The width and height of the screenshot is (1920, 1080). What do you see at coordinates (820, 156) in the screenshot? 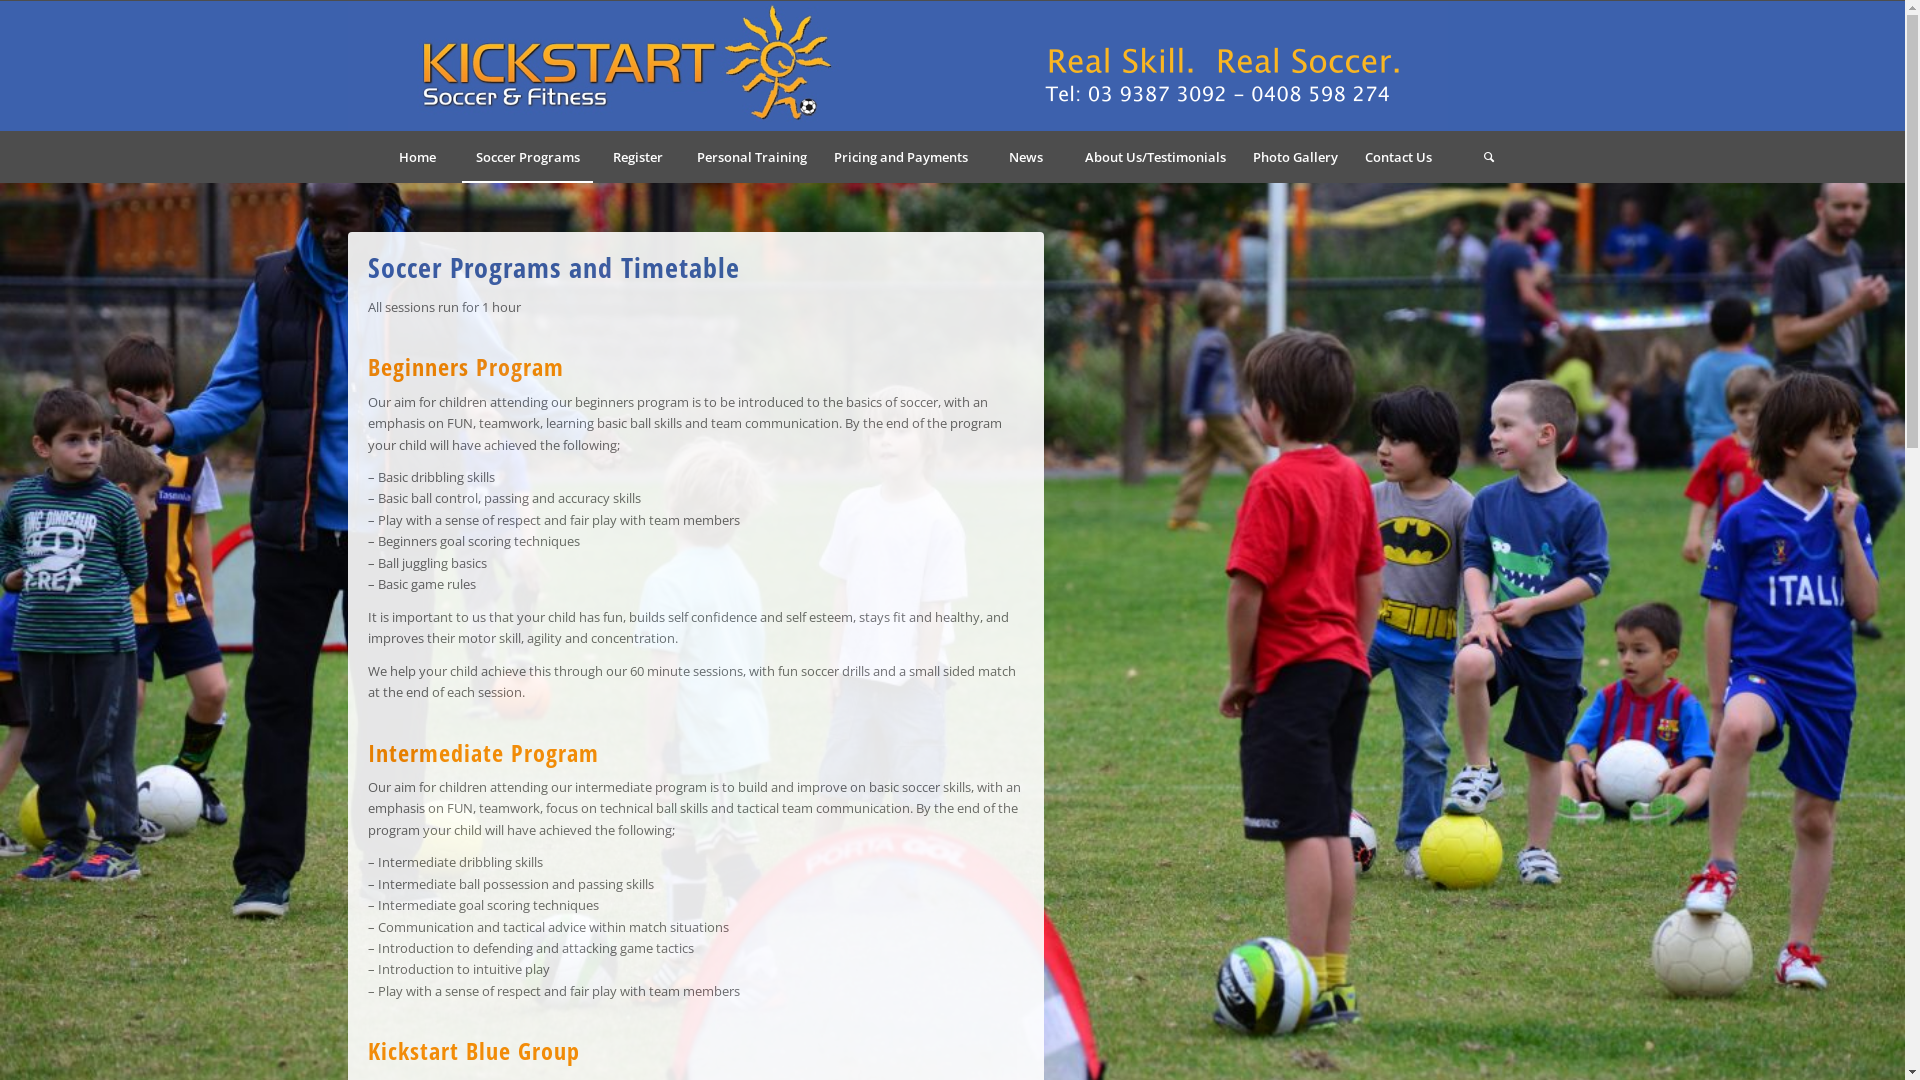
I see `'Pricing and Payments'` at bounding box center [820, 156].